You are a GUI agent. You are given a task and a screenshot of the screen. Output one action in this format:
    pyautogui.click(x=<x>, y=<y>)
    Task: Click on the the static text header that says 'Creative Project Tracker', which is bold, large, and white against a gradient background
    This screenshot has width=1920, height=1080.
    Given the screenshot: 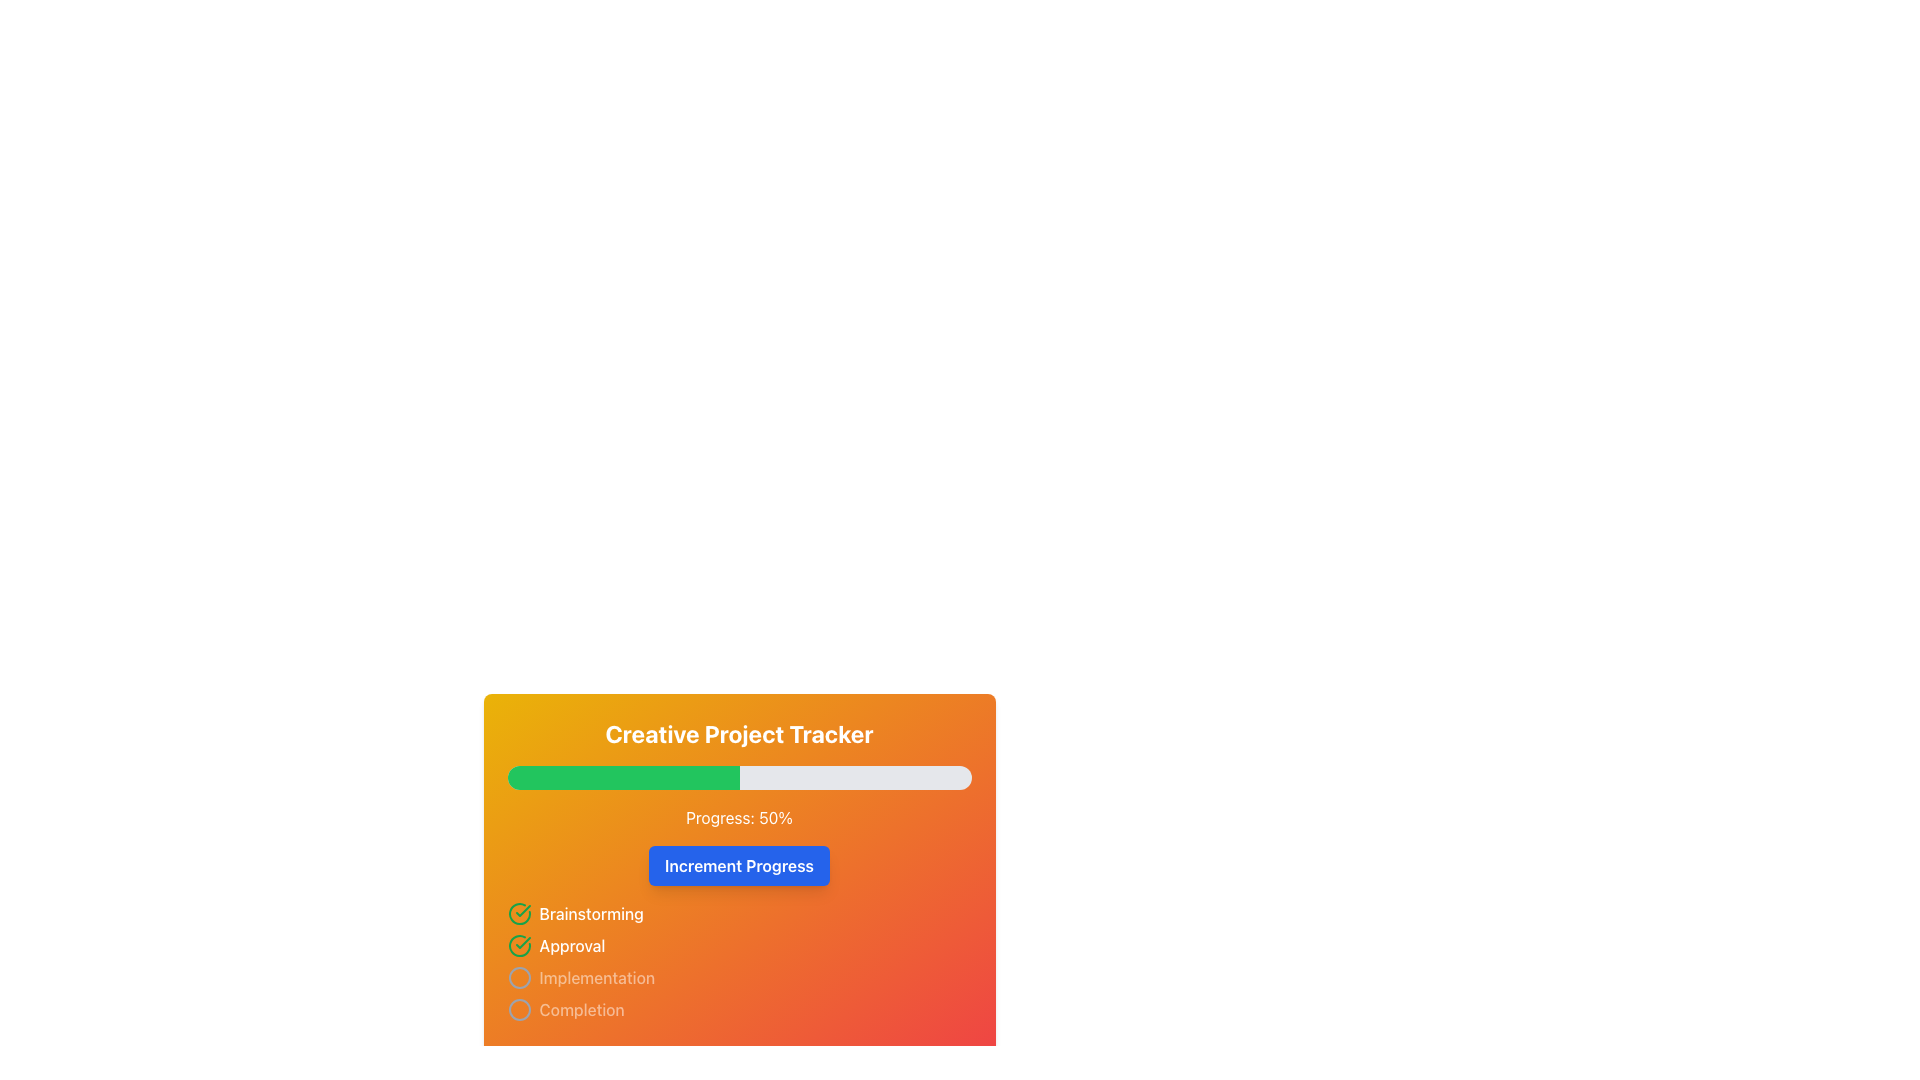 What is the action you would take?
    pyautogui.click(x=738, y=733)
    